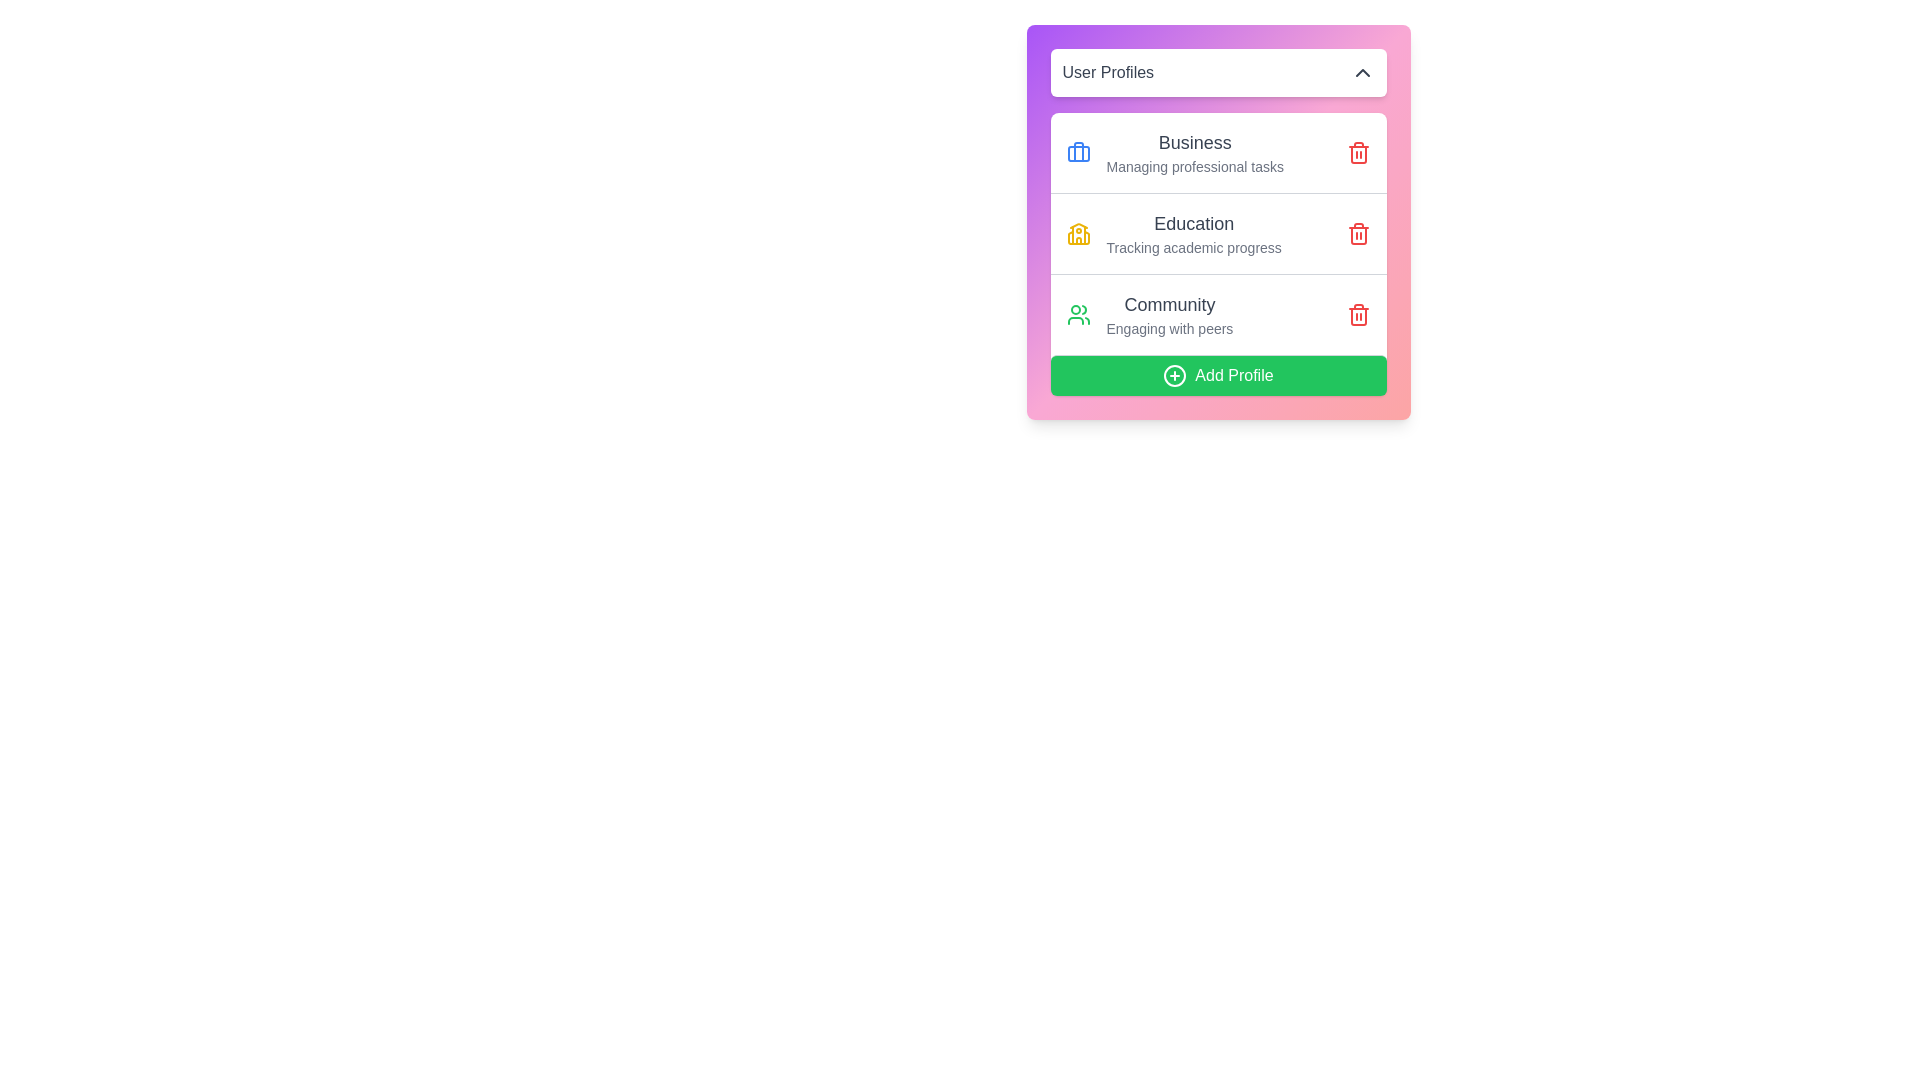  What do you see at coordinates (1149, 315) in the screenshot?
I see `the 'Community' profile category list item that describes 'Engaging with peers'` at bounding box center [1149, 315].